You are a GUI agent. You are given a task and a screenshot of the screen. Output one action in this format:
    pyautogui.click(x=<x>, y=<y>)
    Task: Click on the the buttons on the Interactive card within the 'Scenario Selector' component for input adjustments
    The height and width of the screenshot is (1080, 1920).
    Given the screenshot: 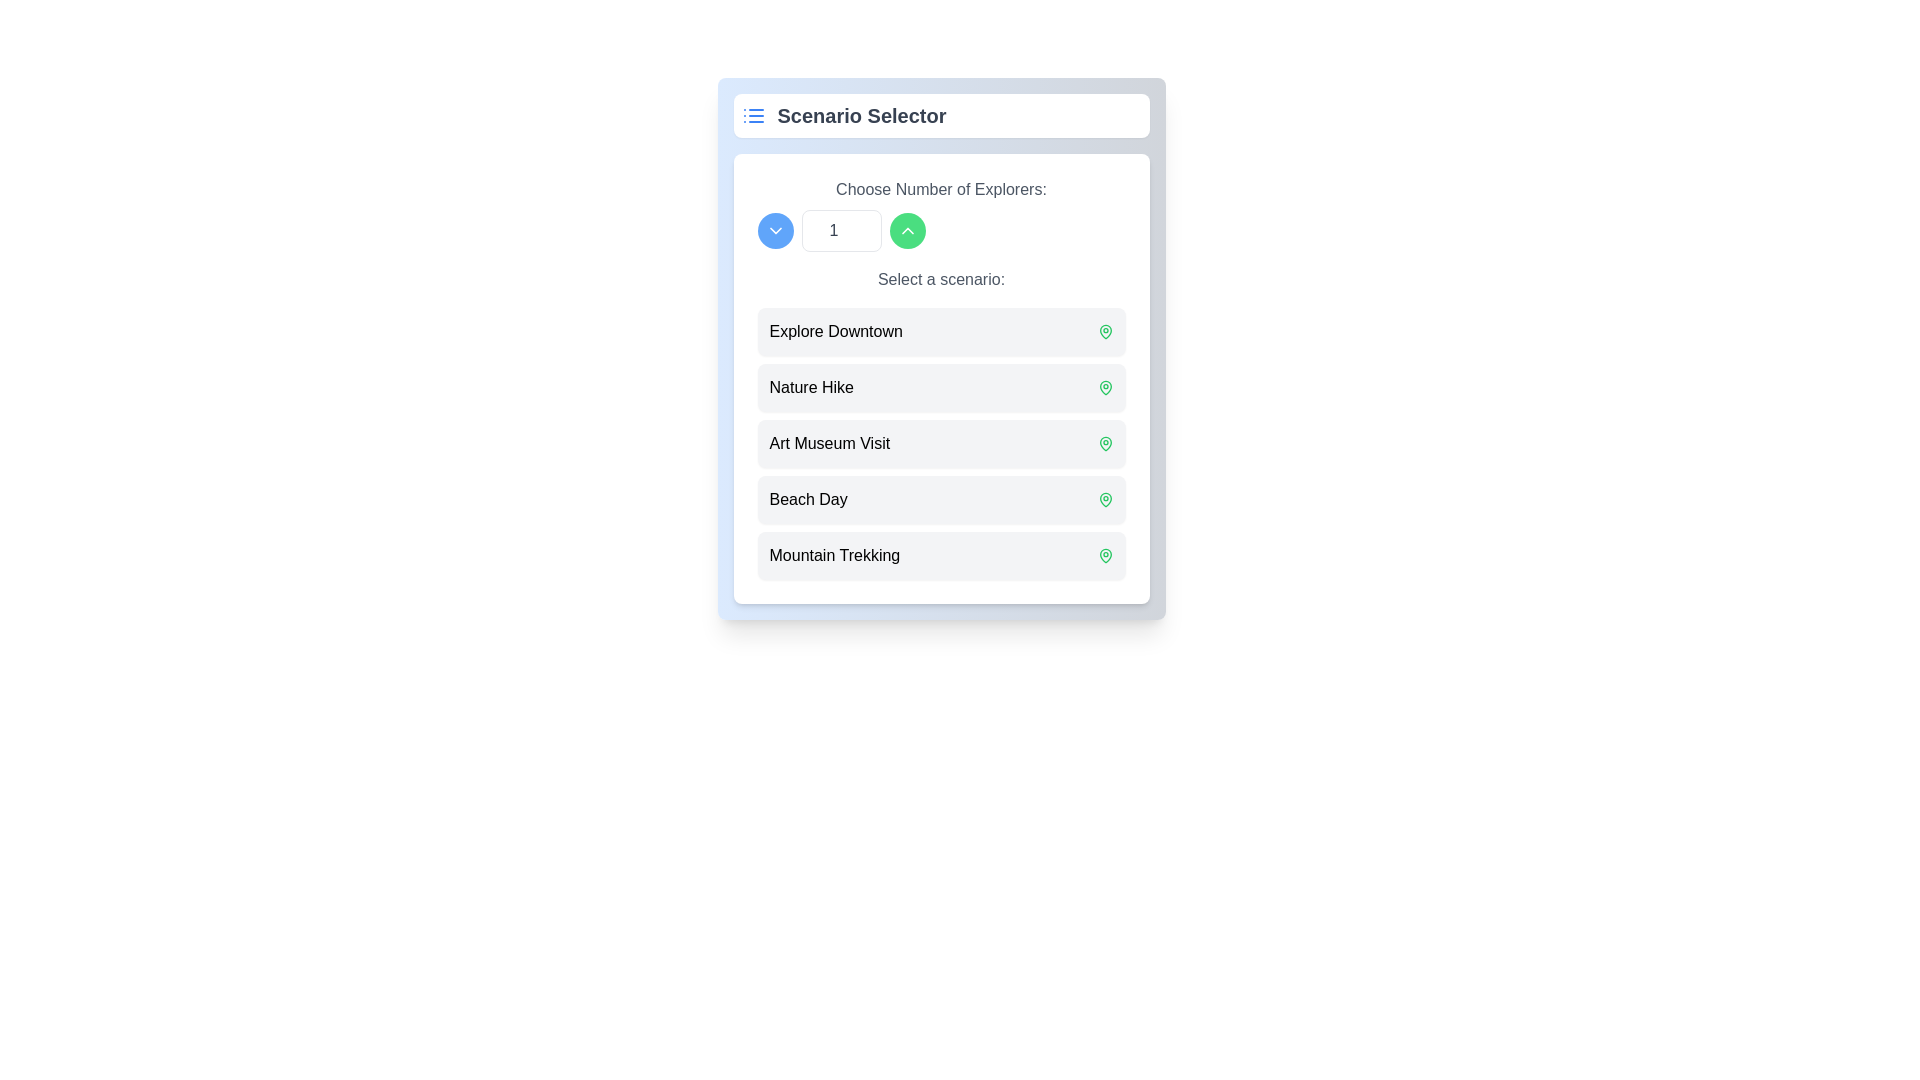 What is the action you would take?
    pyautogui.click(x=940, y=378)
    